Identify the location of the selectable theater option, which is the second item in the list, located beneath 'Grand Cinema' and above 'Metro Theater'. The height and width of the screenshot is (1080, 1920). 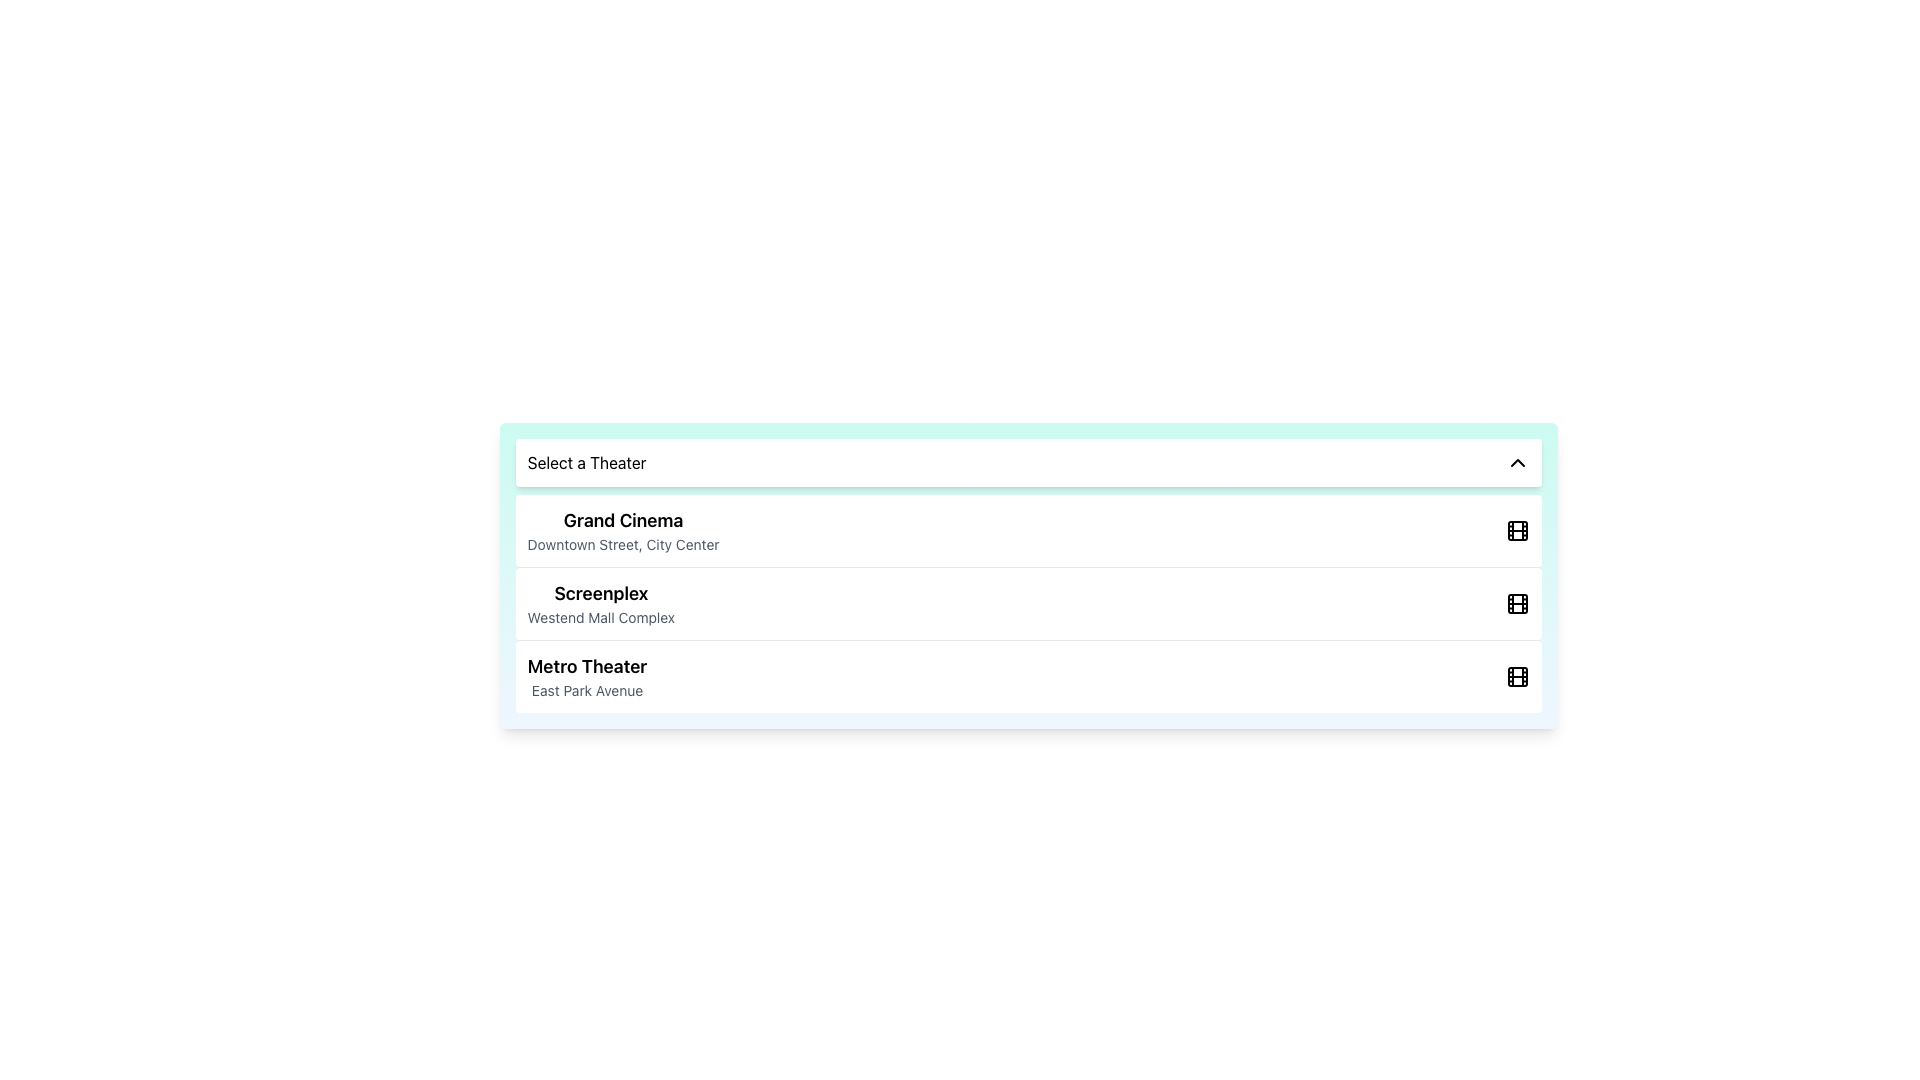
(600, 603).